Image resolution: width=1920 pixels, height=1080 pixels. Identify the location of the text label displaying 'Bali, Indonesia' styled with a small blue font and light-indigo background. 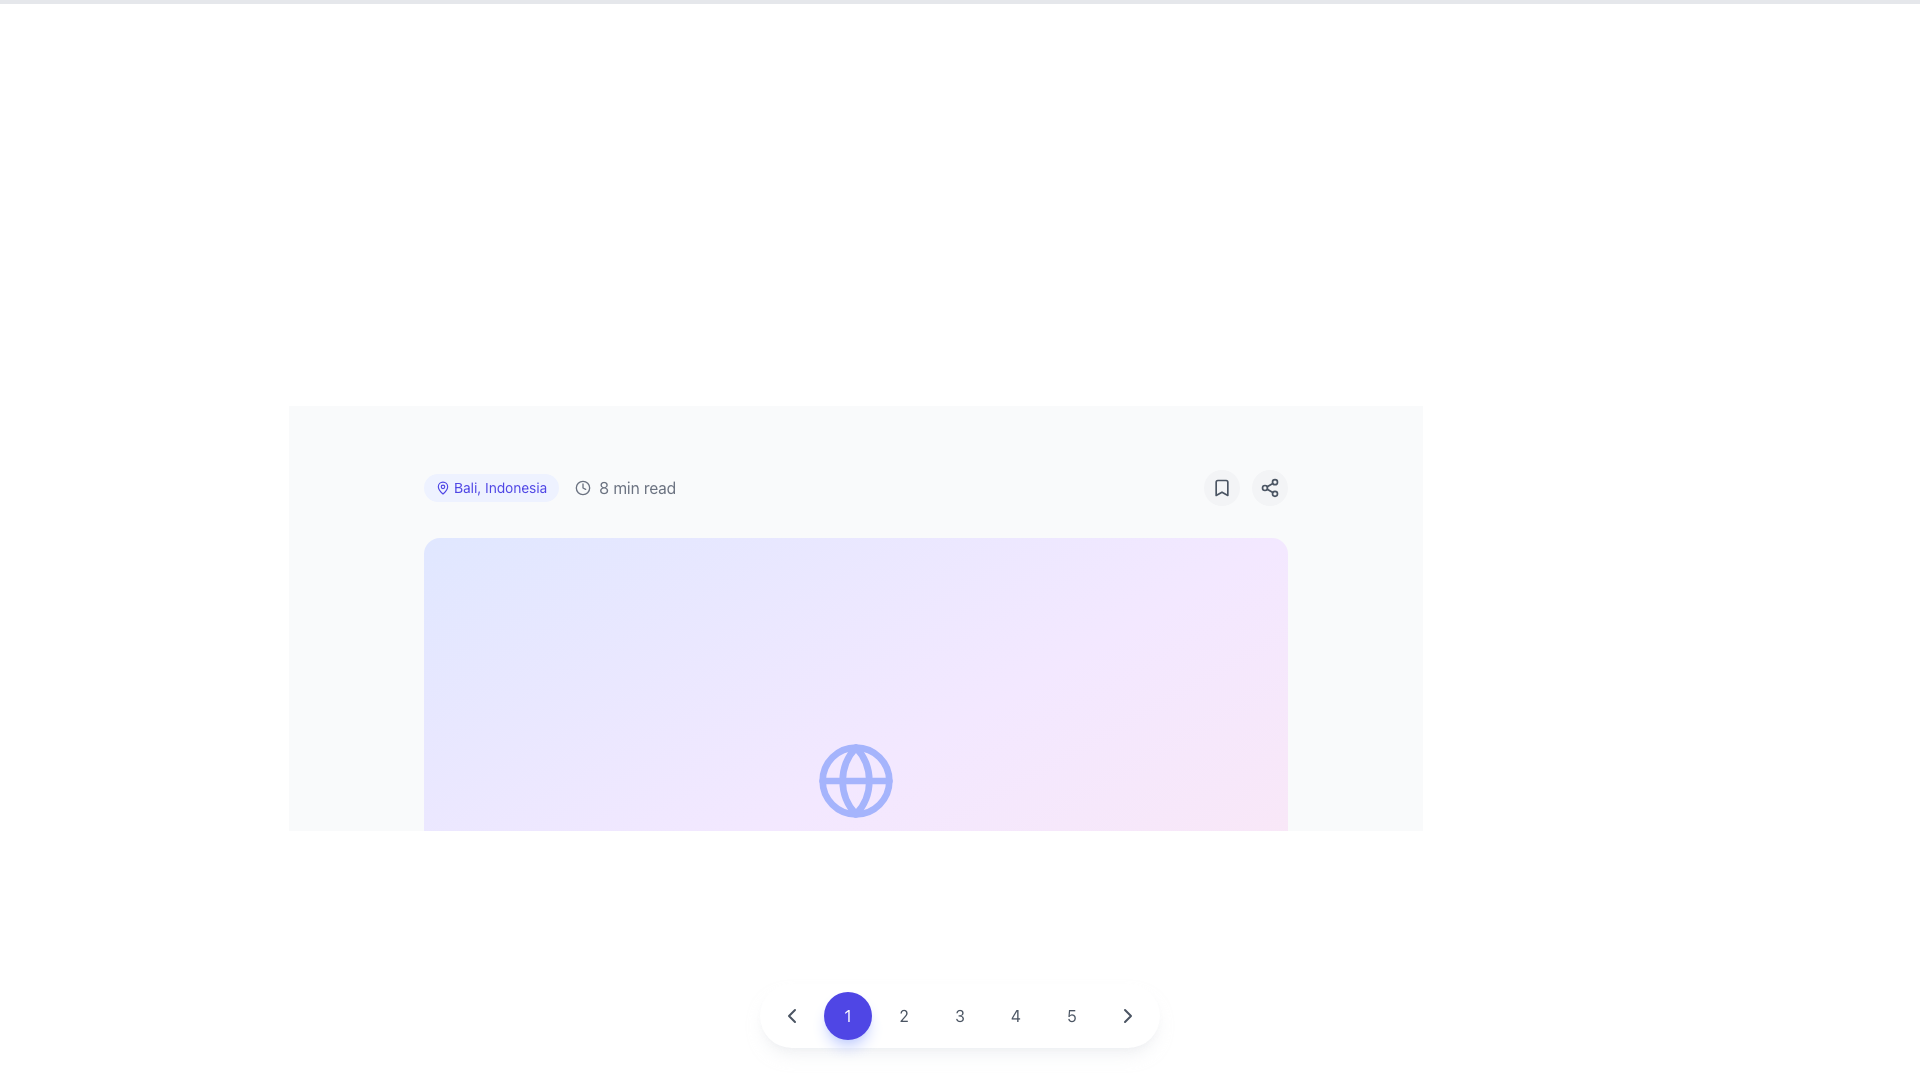
(500, 488).